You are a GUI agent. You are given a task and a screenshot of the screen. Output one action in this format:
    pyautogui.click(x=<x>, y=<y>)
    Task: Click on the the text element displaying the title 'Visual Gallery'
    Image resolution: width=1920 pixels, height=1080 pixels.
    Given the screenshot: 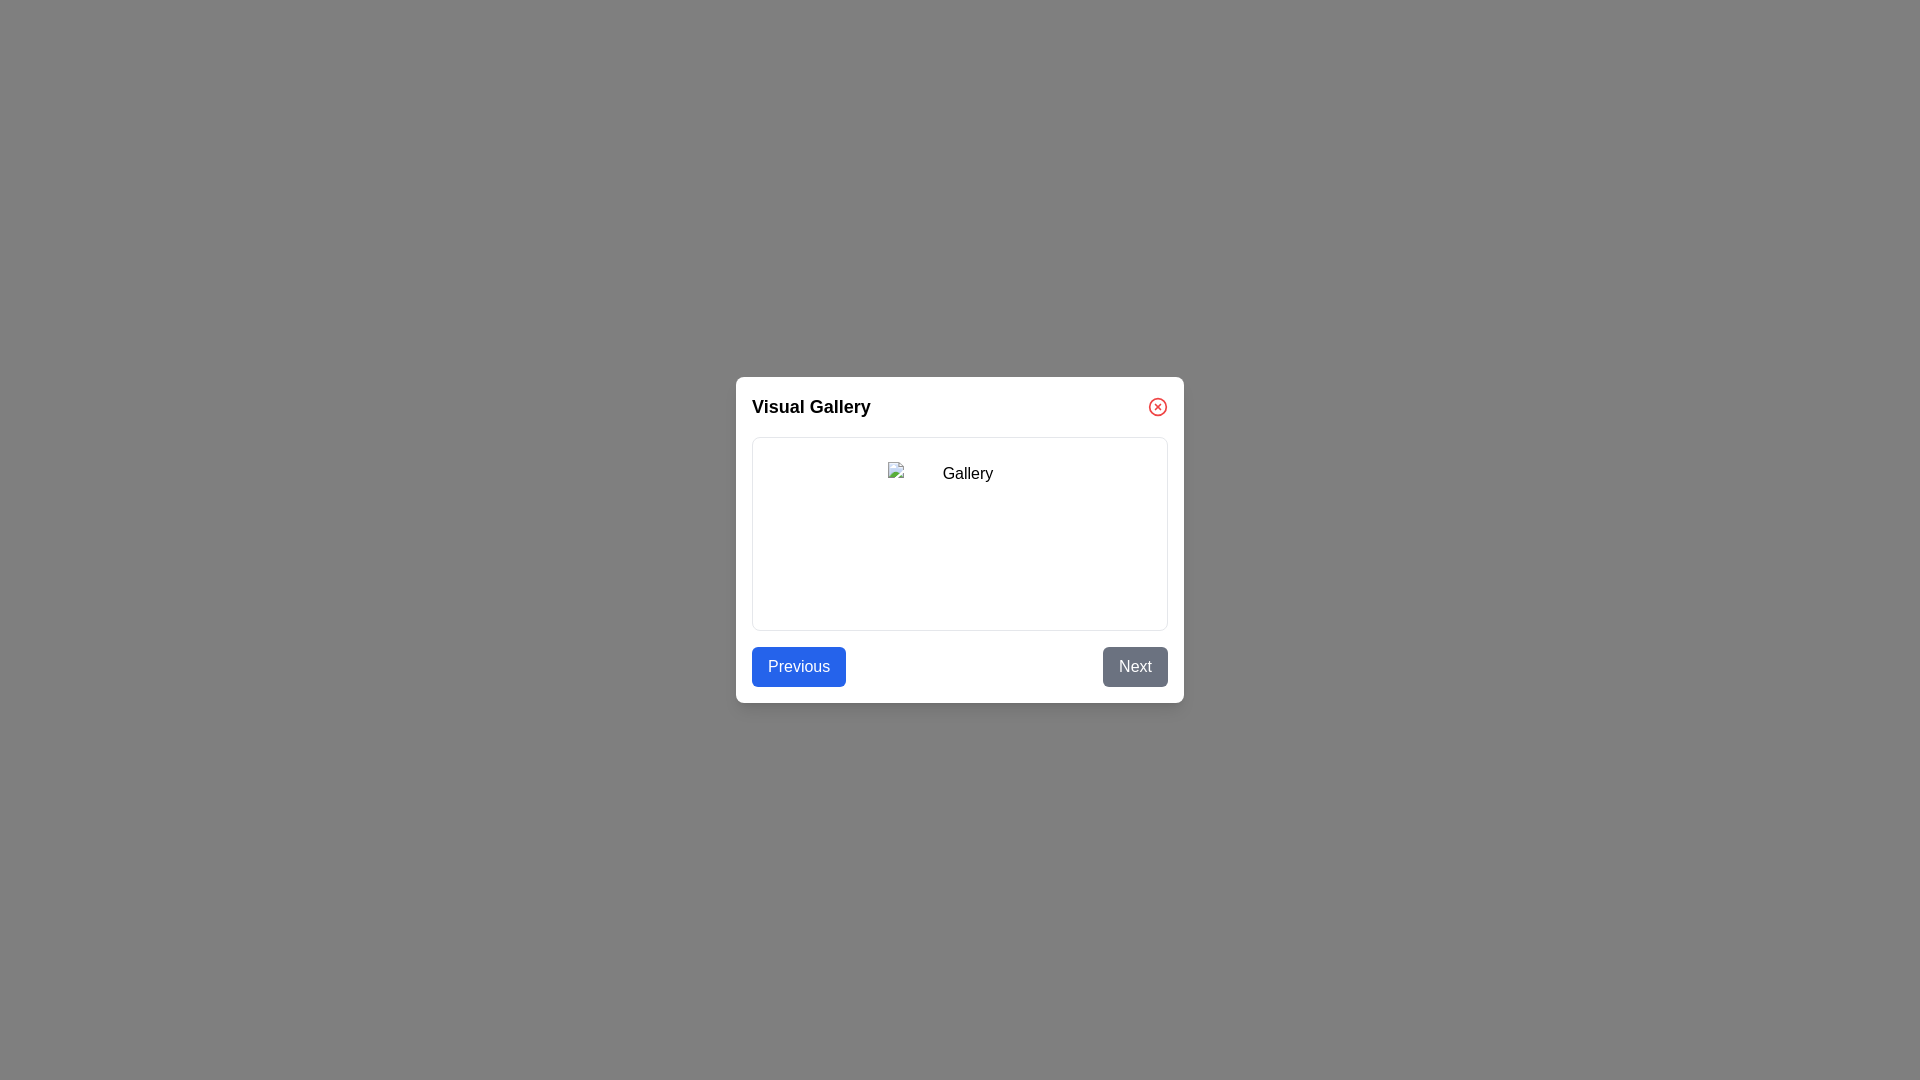 What is the action you would take?
    pyautogui.click(x=960, y=406)
    